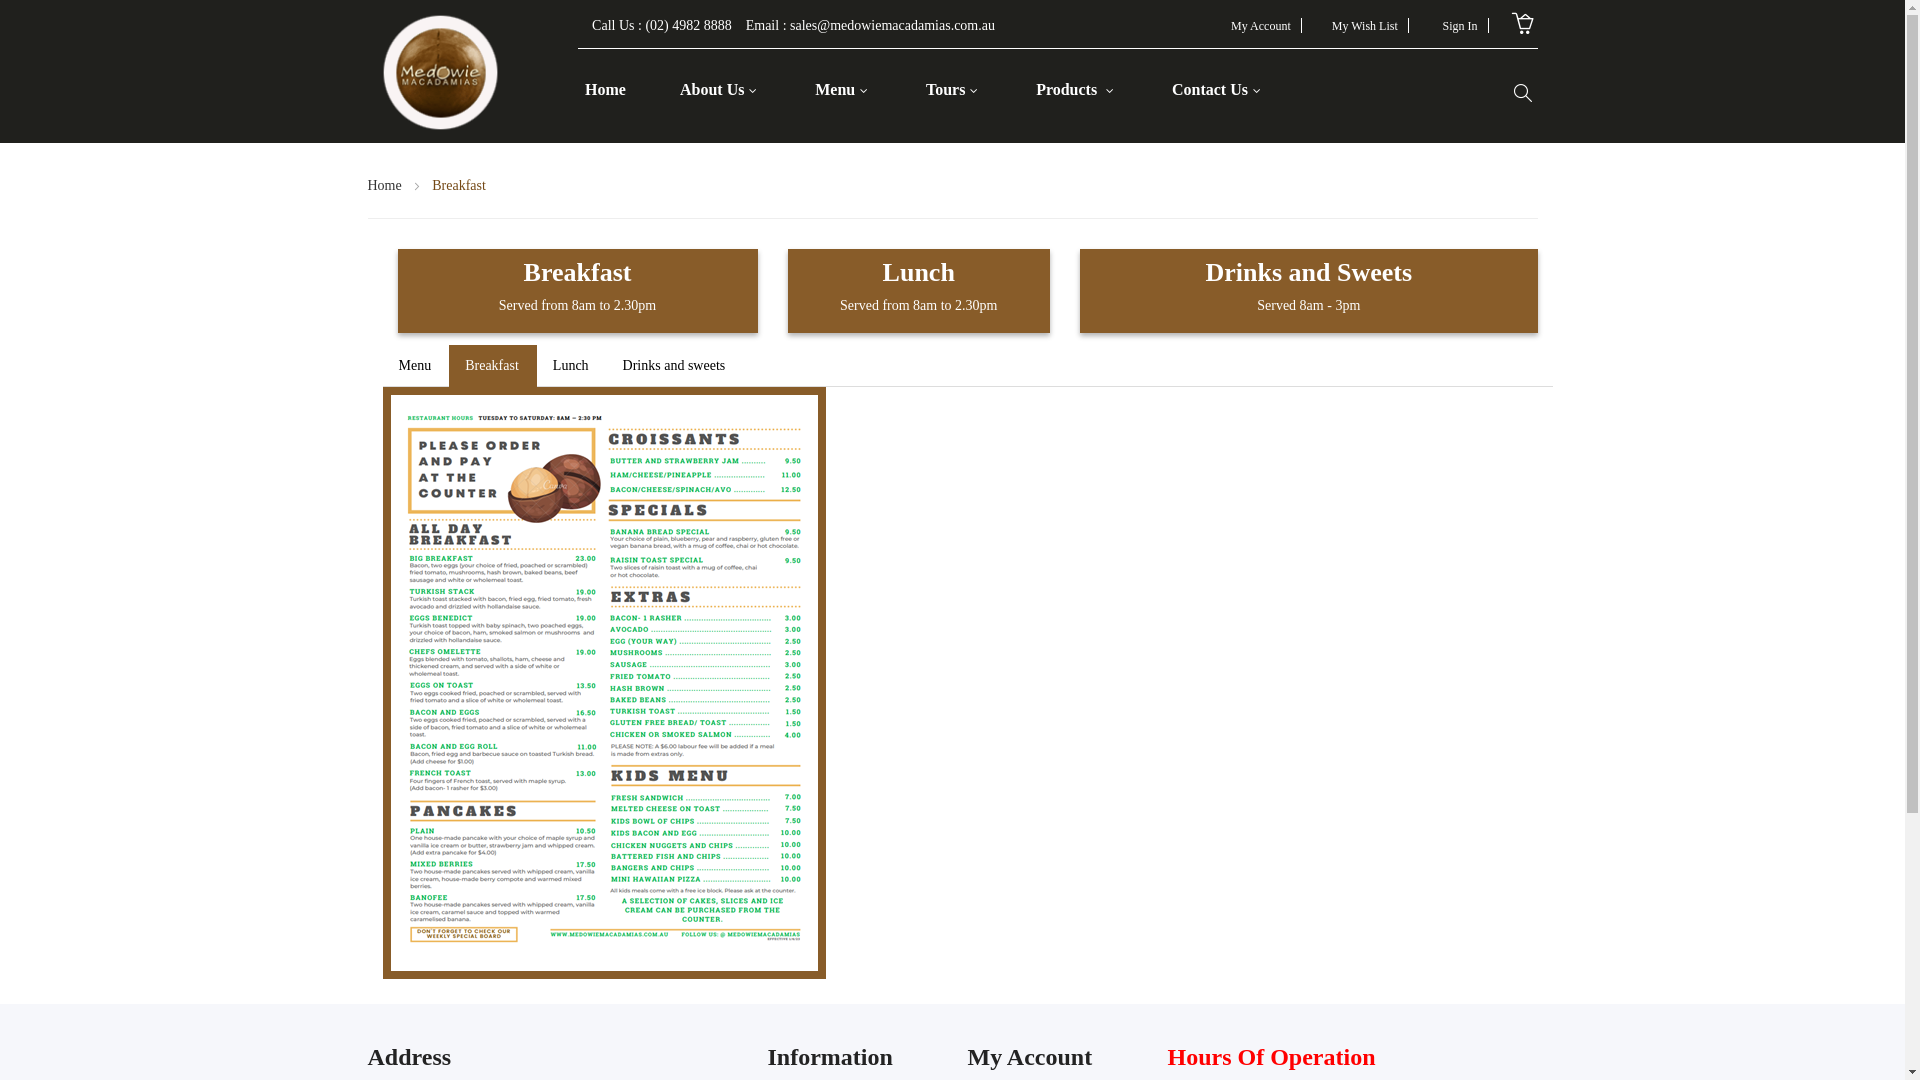 The height and width of the screenshot is (1080, 1920). I want to click on 'My Wish List', so click(1363, 26).